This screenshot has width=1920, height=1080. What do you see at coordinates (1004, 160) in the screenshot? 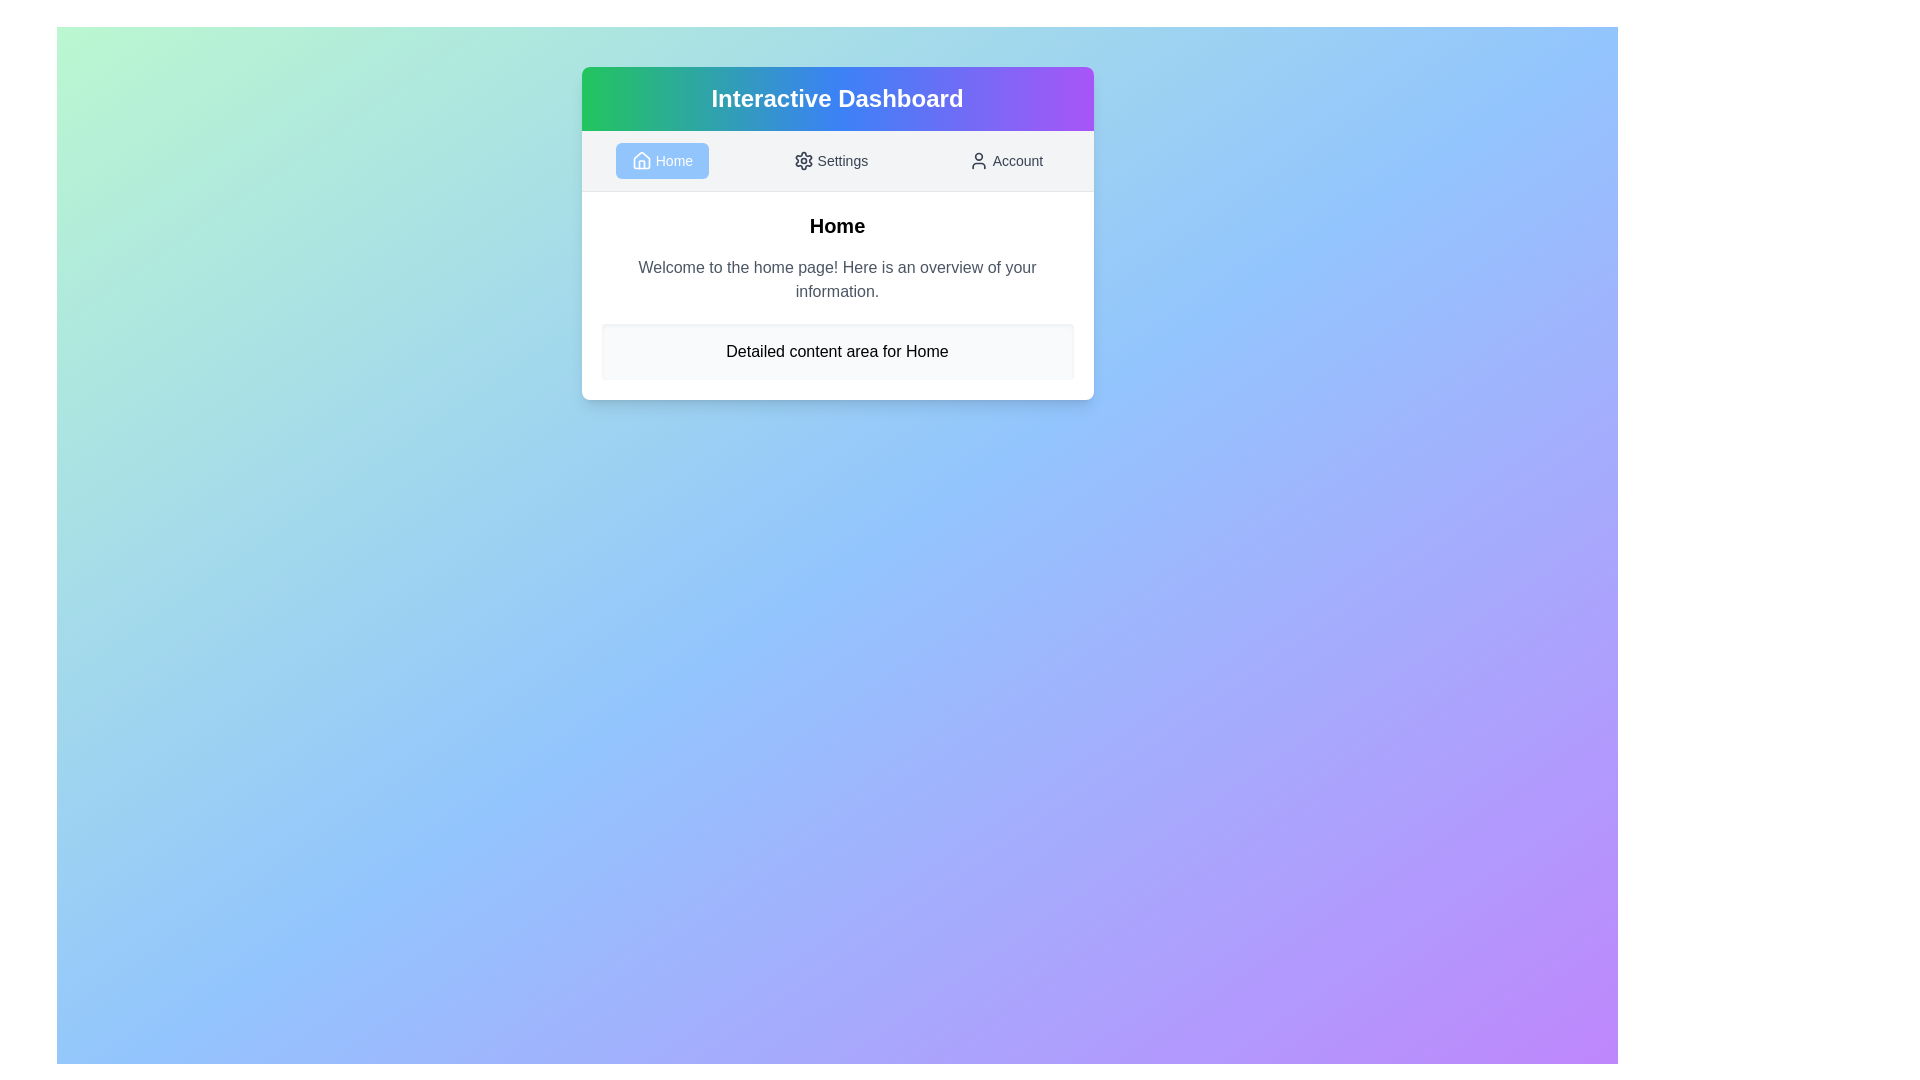
I see `the Account tab by clicking on its button` at bounding box center [1004, 160].